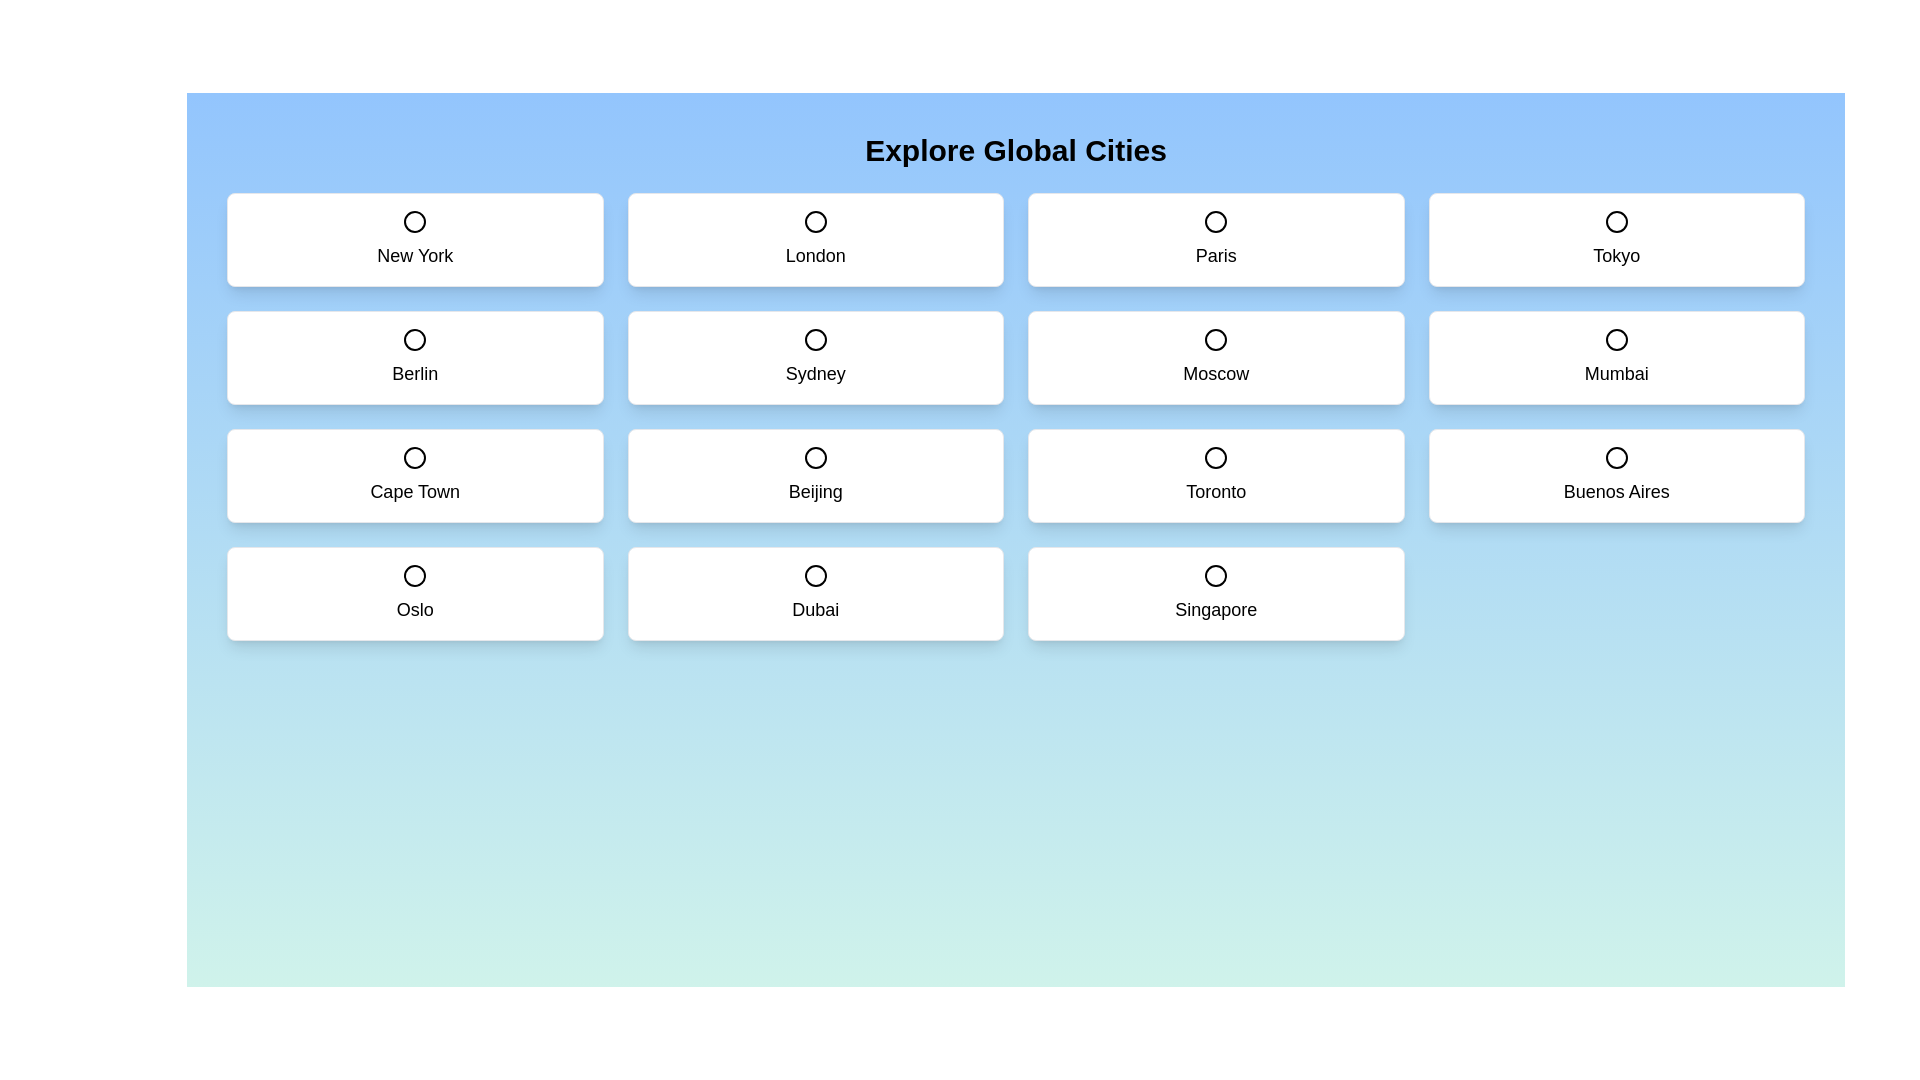  I want to click on the city card labeled Sydney to toggle its selection state, so click(815, 357).